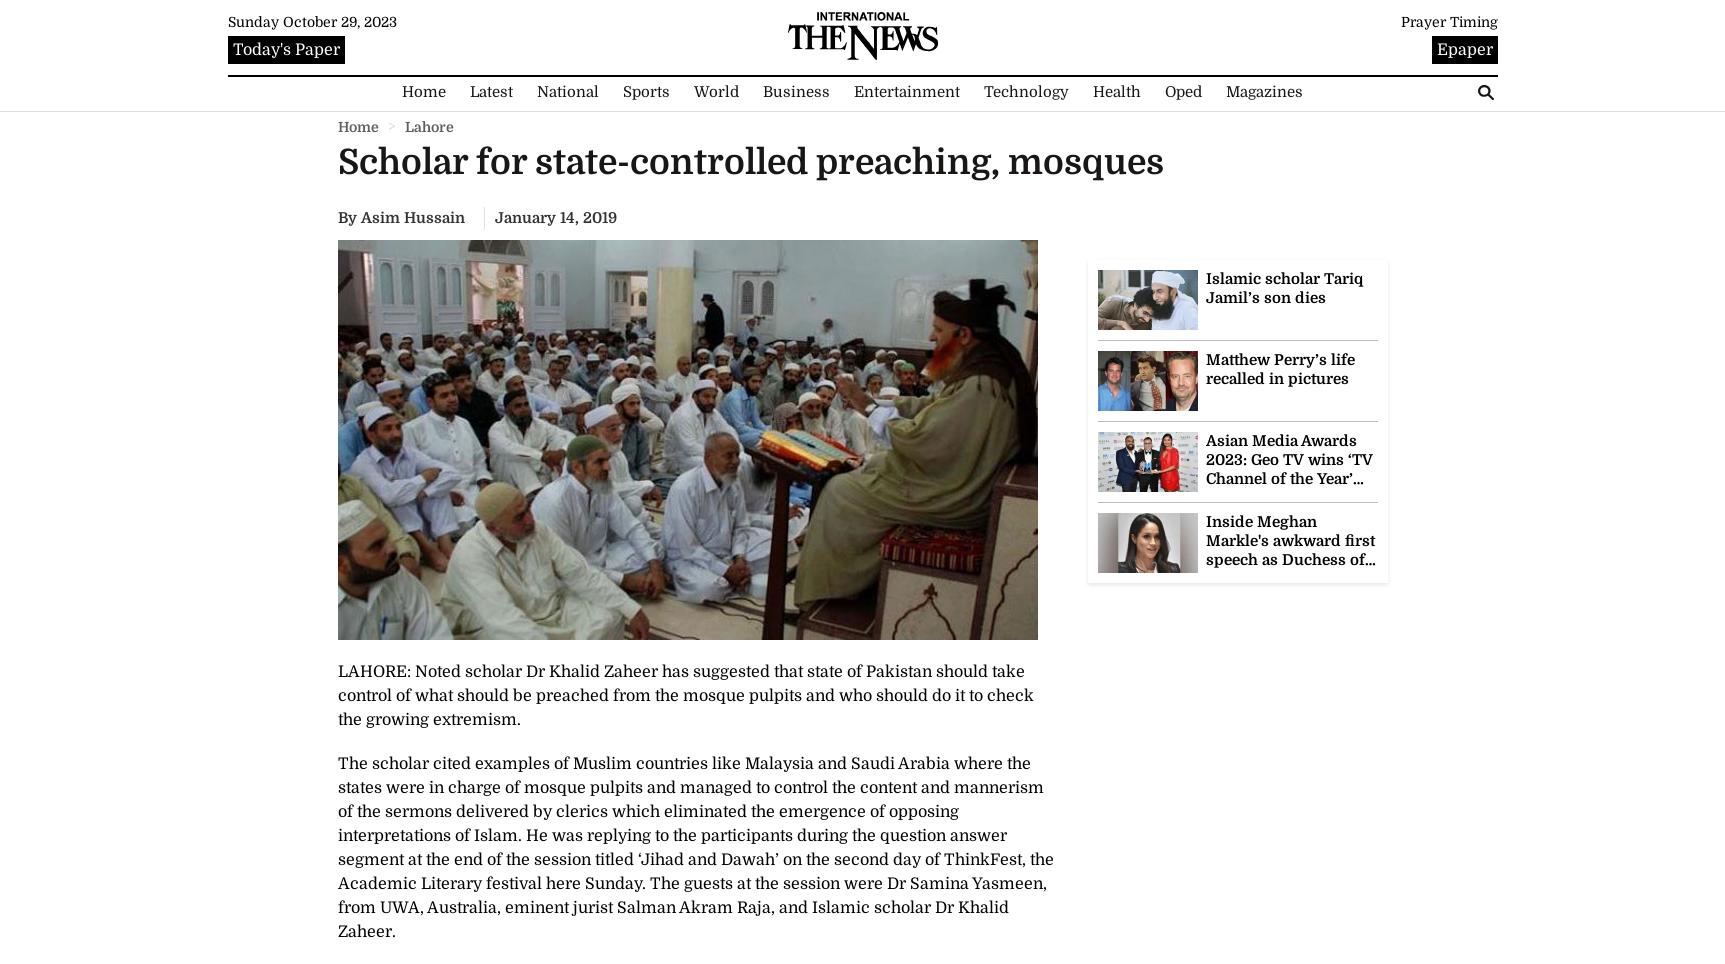 The height and width of the screenshot is (964, 1725). Describe the element at coordinates (1182, 90) in the screenshot. I see `'Oped'` at that location.